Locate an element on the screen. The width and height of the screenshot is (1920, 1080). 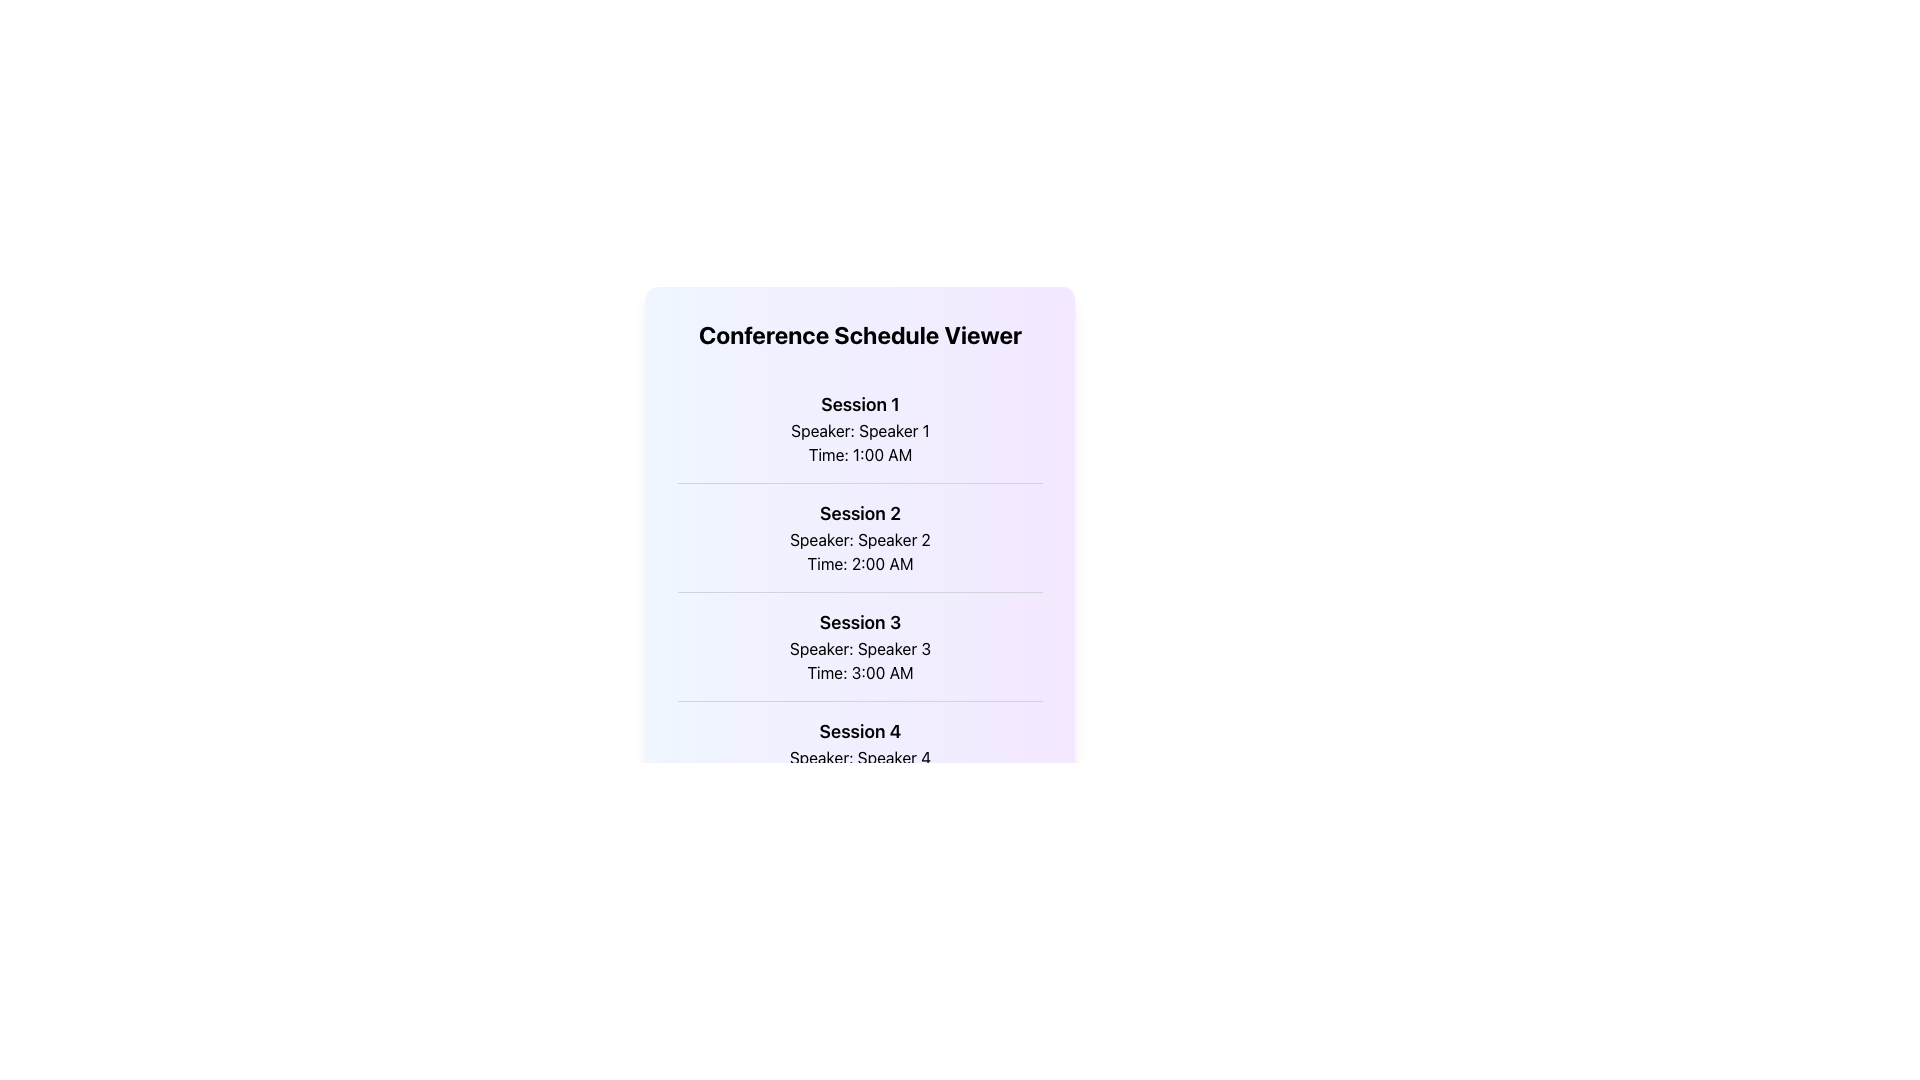
the static text label that provides the speaker information for 'Session 2' in the conference schedule is located at coordinates (860, 540).